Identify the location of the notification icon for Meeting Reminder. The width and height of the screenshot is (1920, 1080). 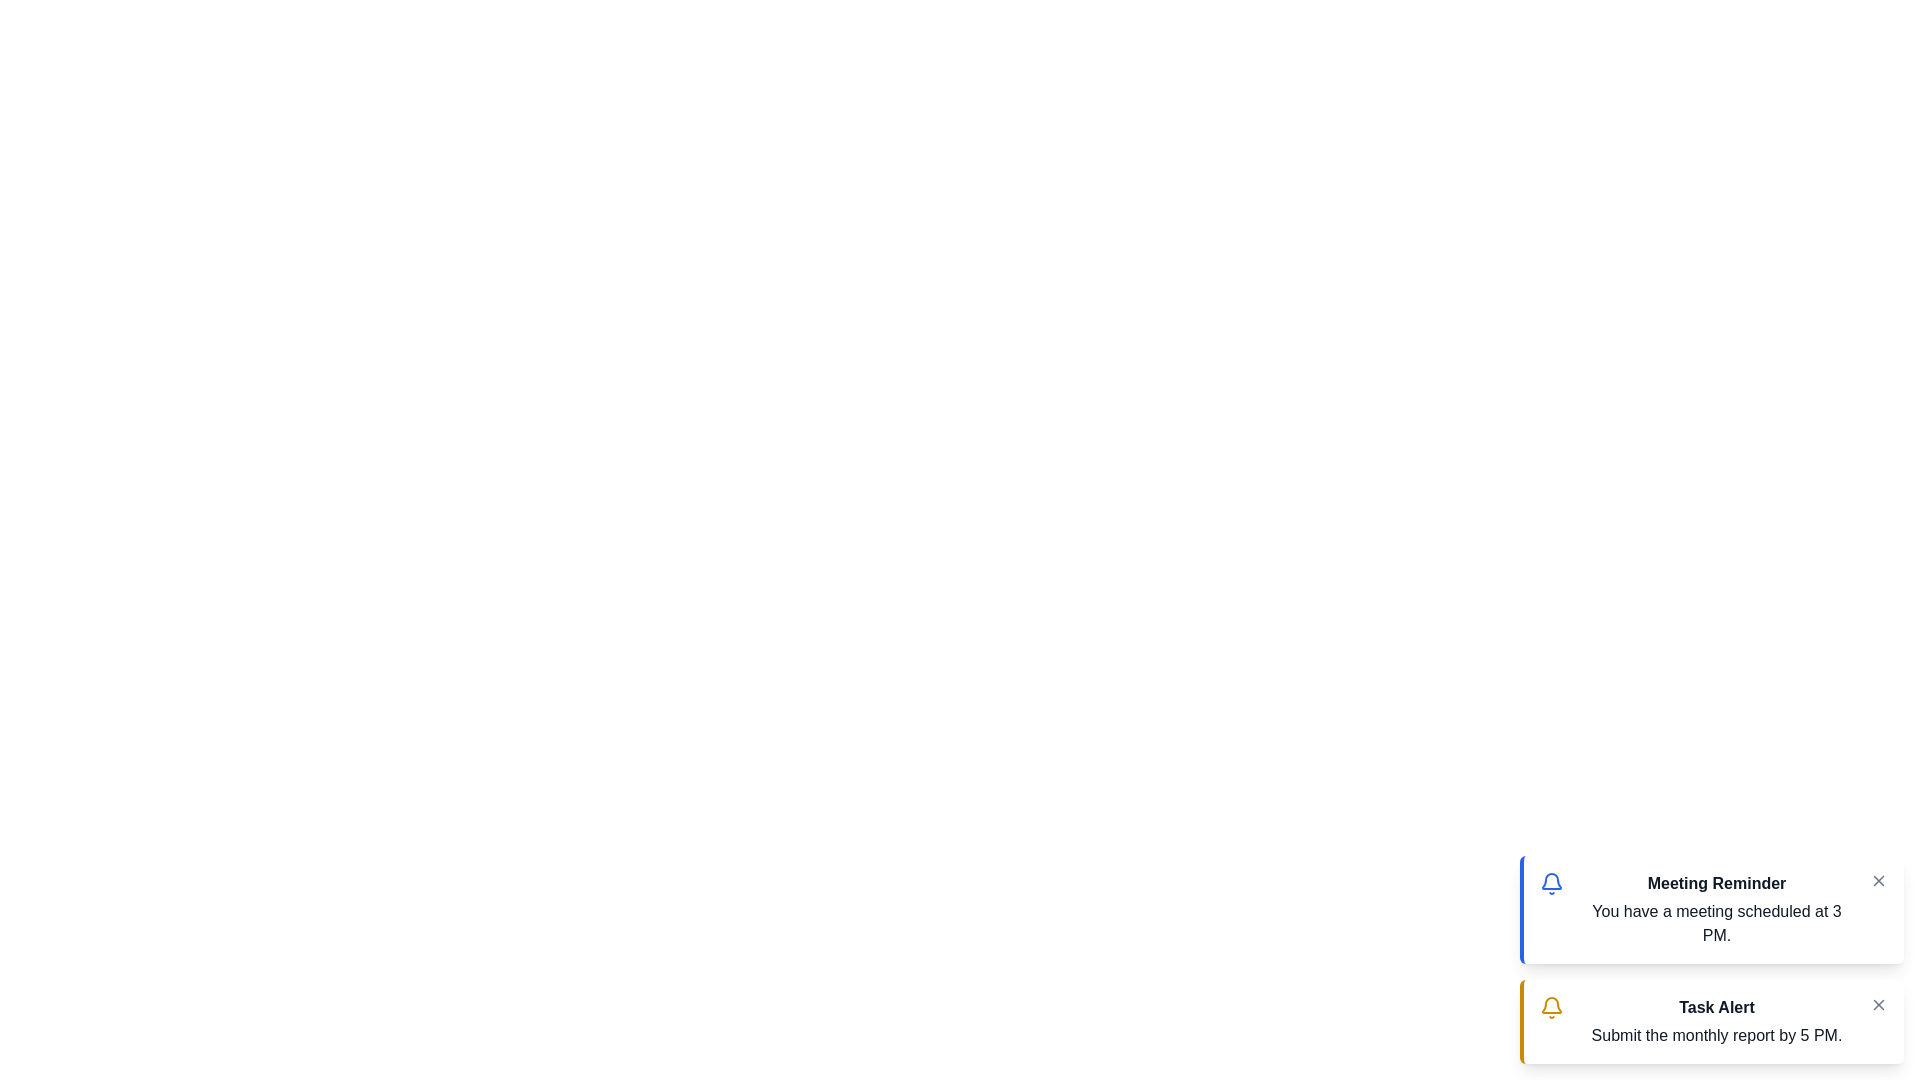
(1550, 882).